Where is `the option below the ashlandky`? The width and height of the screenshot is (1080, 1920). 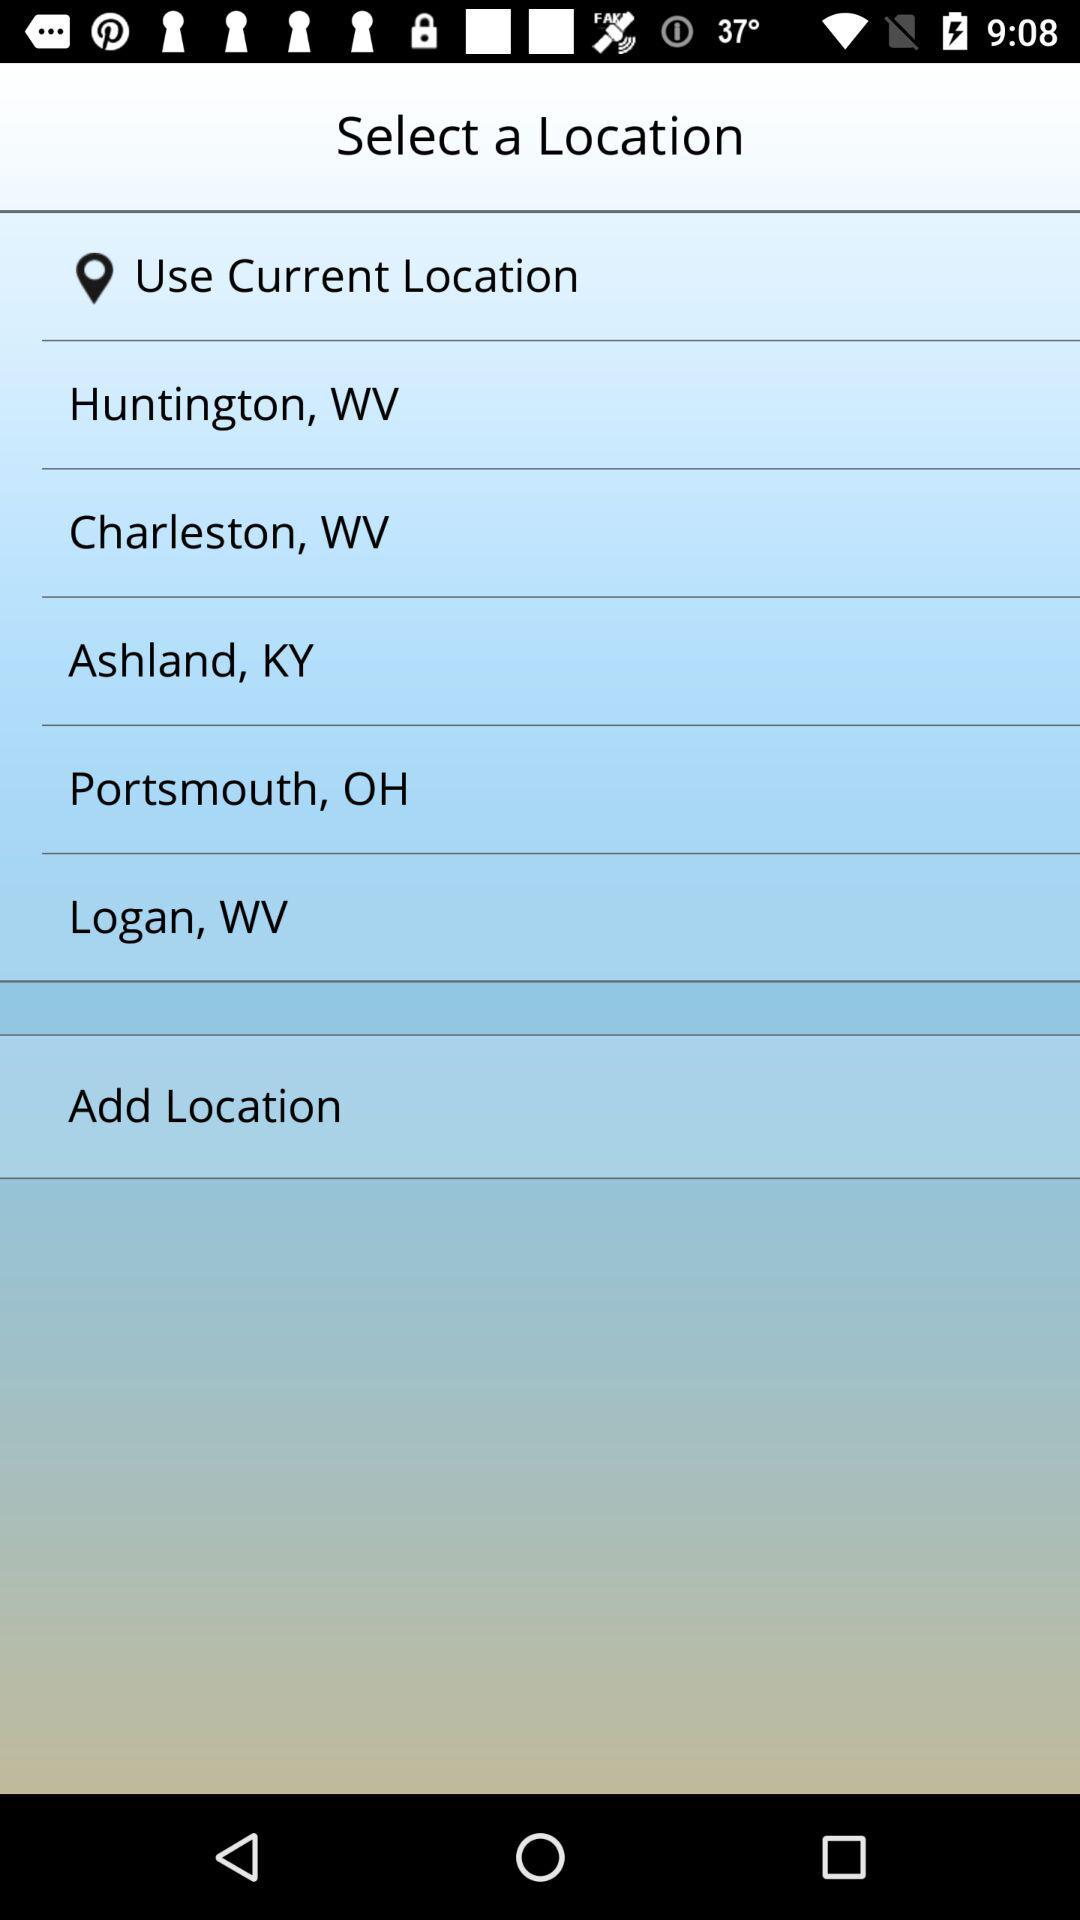 the option below the ashlandky is located at coordinates (514, 788).